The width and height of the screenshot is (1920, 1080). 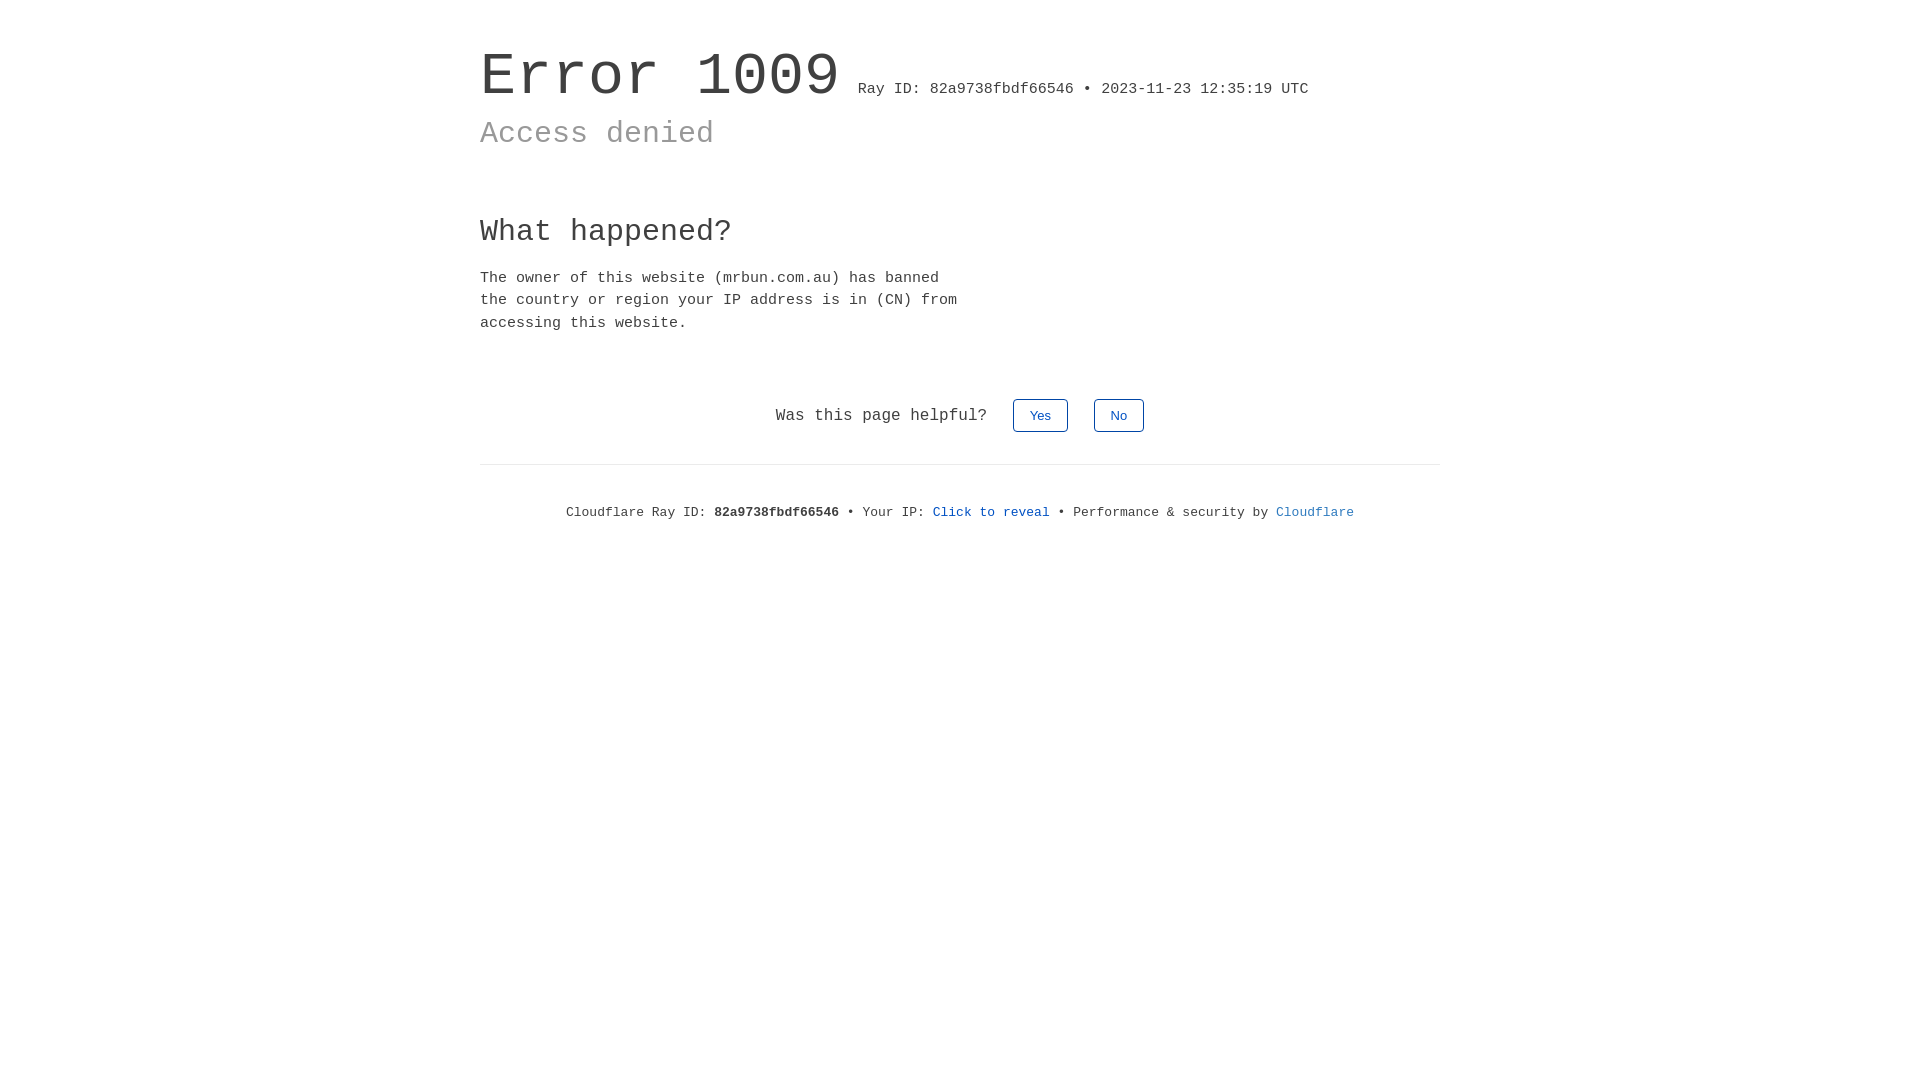 I want to click on 'No', so click(x=1118, y=414).